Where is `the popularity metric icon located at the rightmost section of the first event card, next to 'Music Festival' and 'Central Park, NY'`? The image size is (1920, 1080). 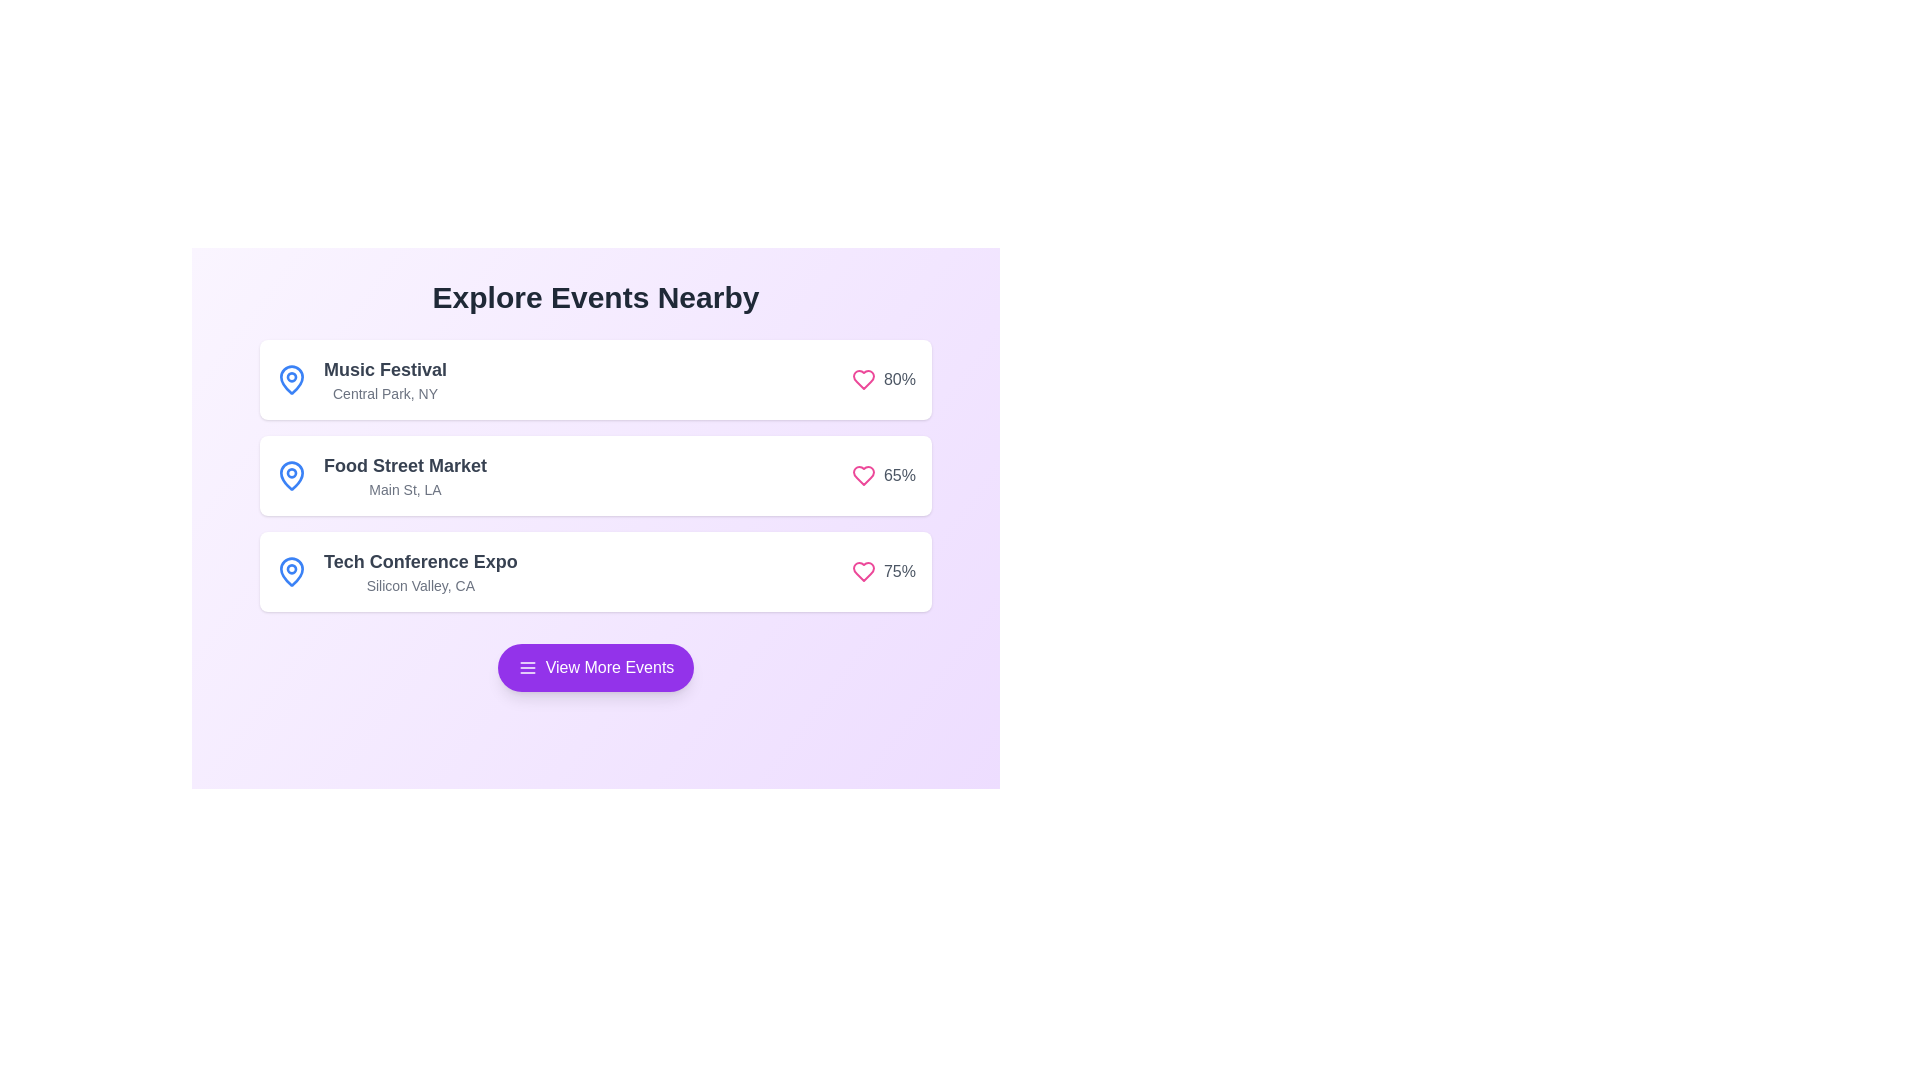 the popularity metric icon located at the rightmost section of the first event card, next to 'Music Festival' and 'Central Park, NY' is located at coordinates (882, 380).